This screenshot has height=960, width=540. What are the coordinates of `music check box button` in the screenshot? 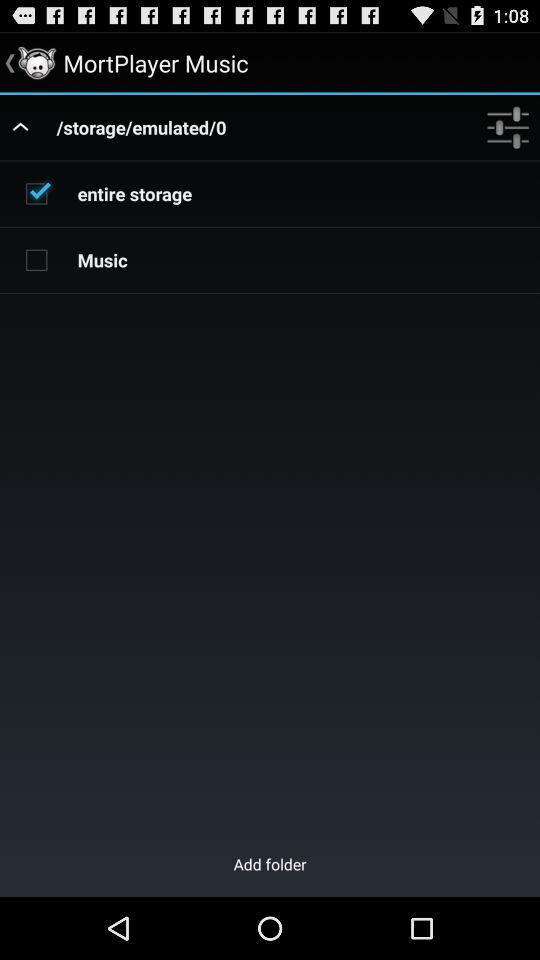 It's located at (36, 258).